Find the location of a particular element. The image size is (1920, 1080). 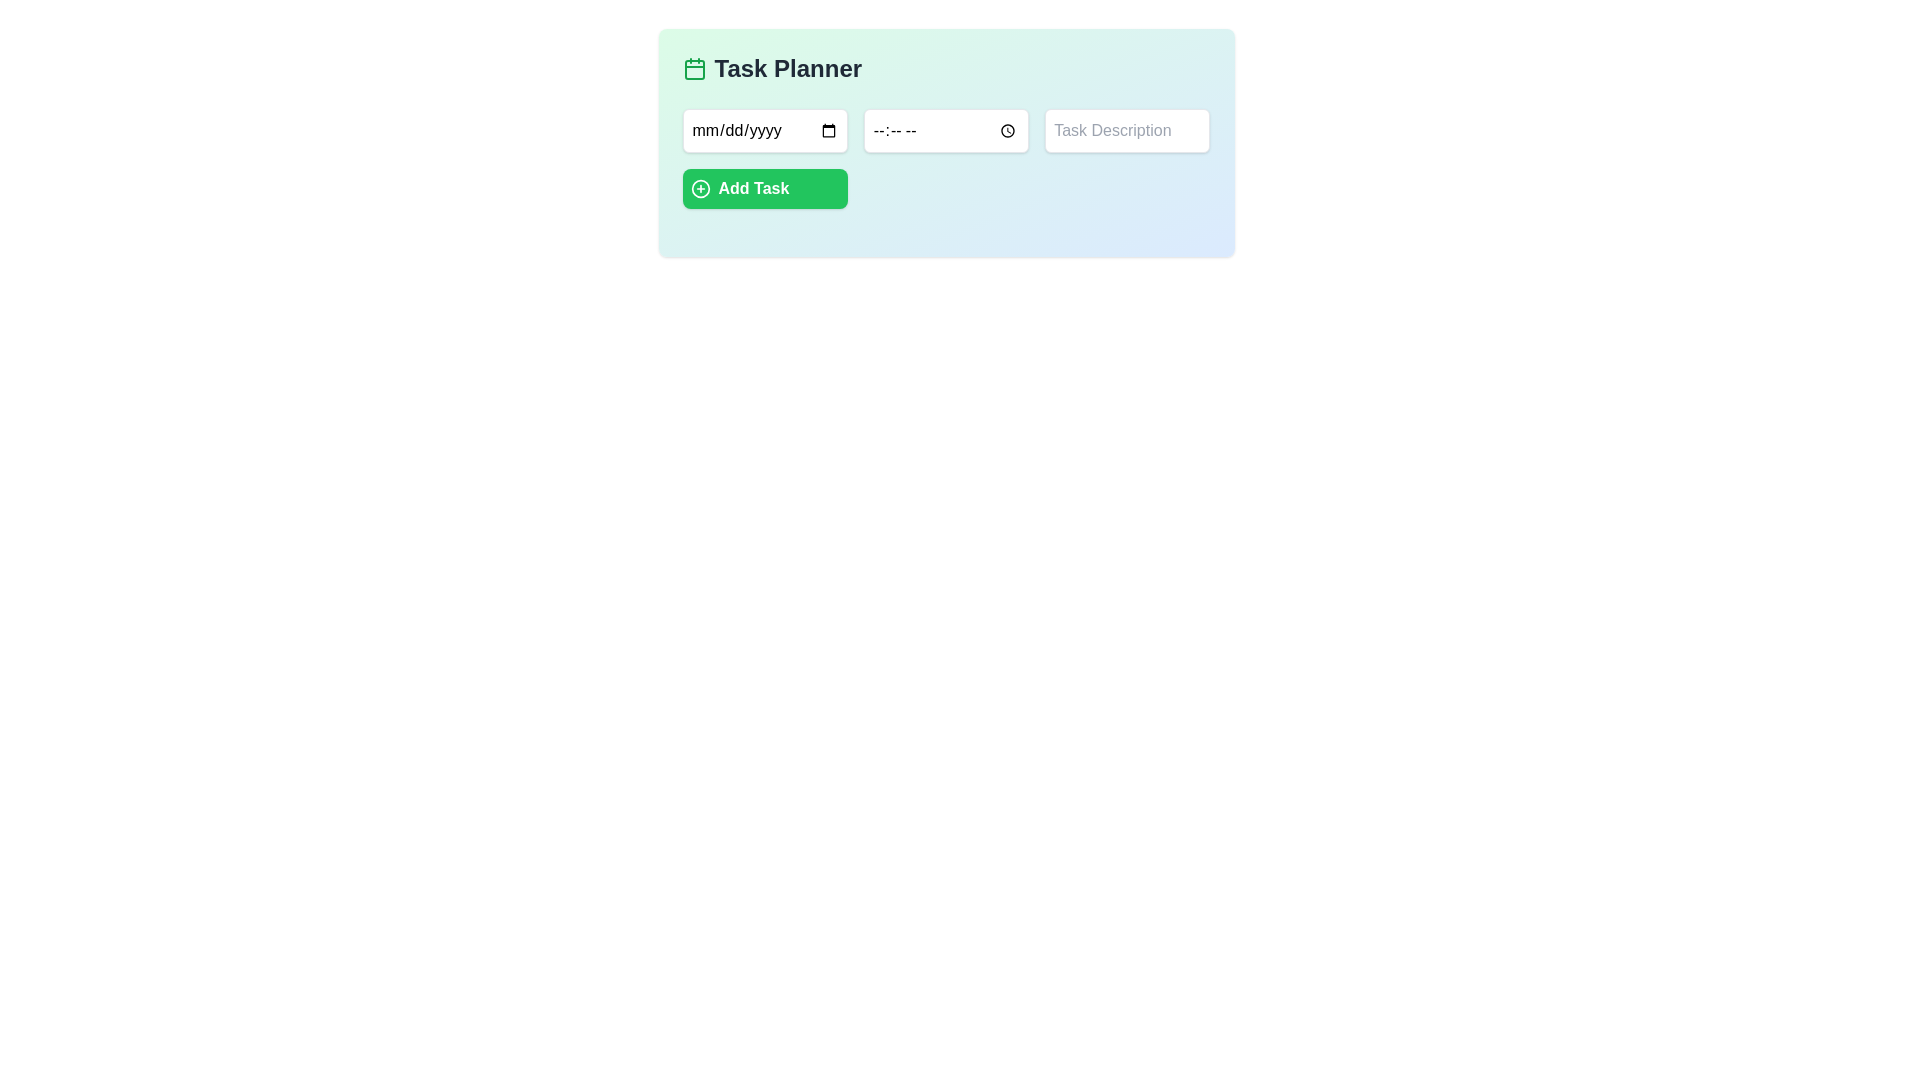

the circular green icon with a plus sign inside, which is part of the 'Add Task' button is located at coordinates (700, 189).